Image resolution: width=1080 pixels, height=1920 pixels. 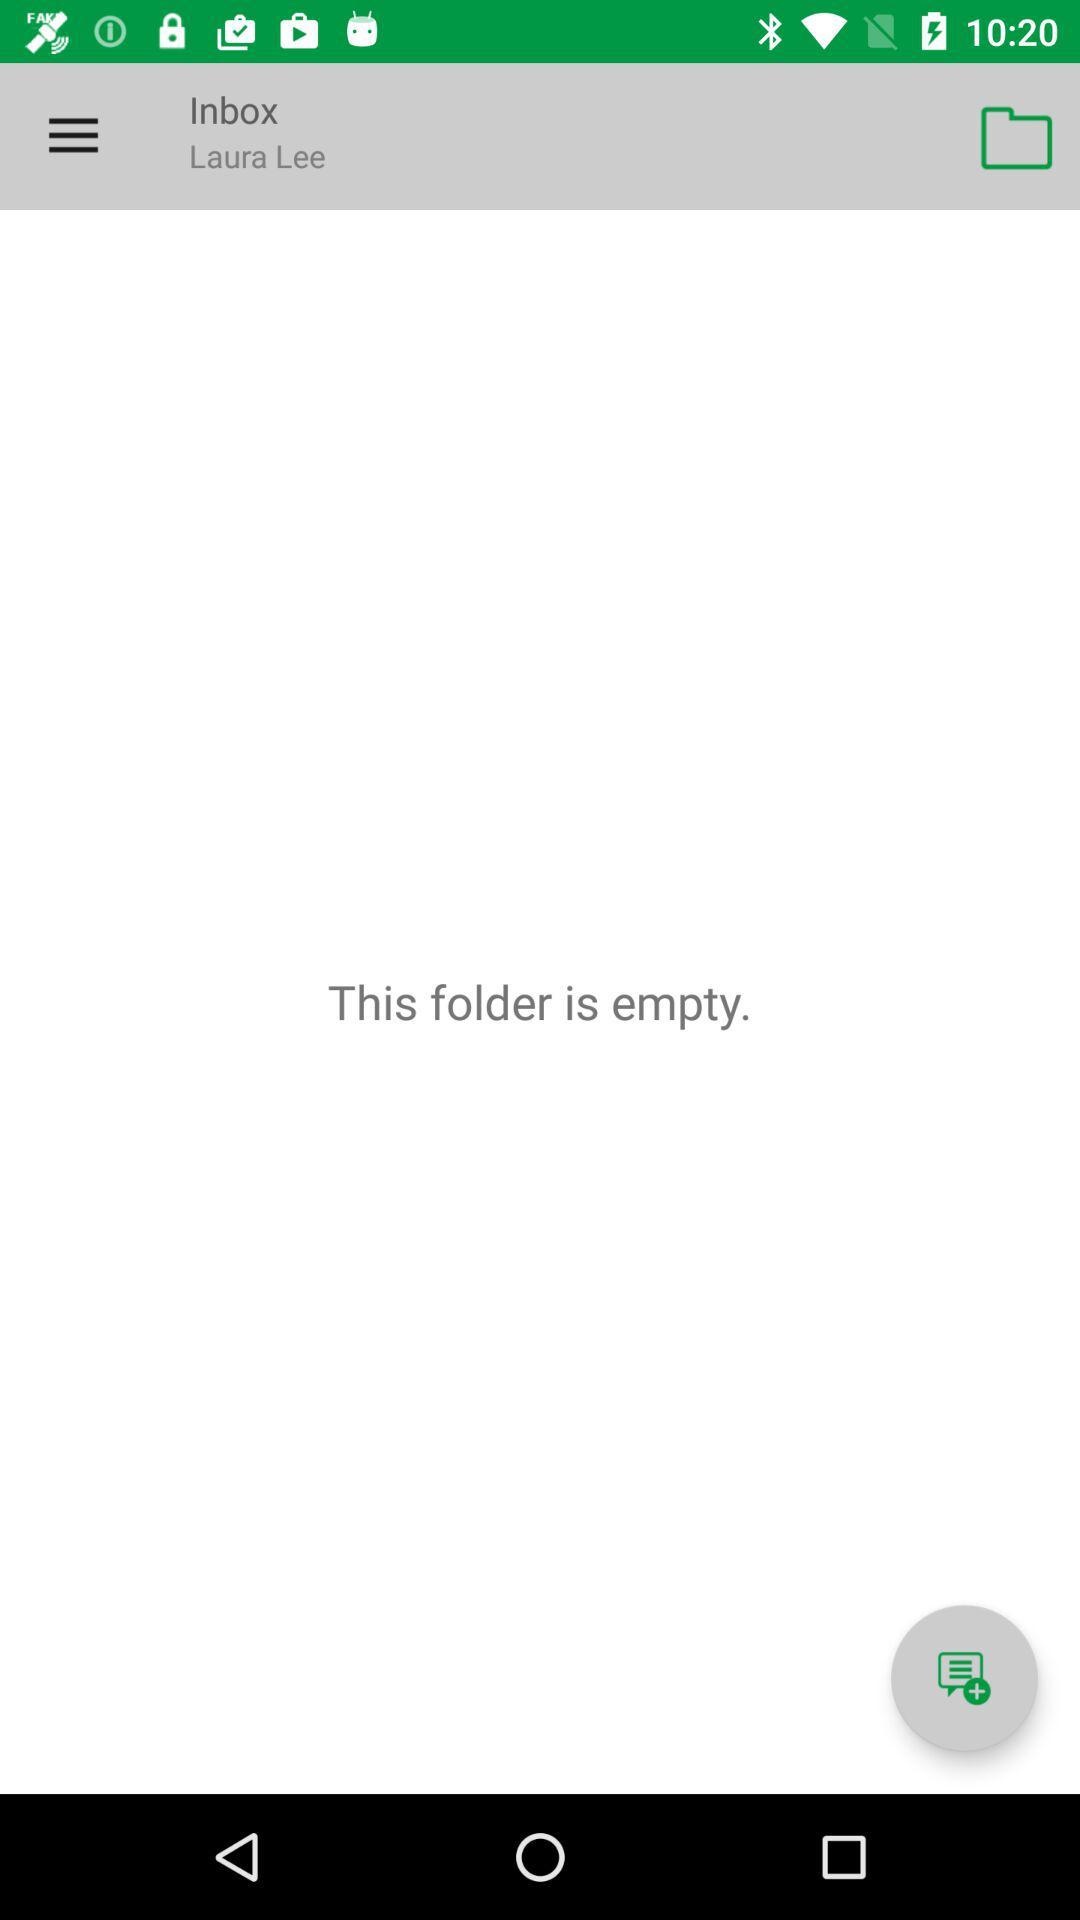 I want to click on icon at the top right corner, so click(x=1017, y=135).